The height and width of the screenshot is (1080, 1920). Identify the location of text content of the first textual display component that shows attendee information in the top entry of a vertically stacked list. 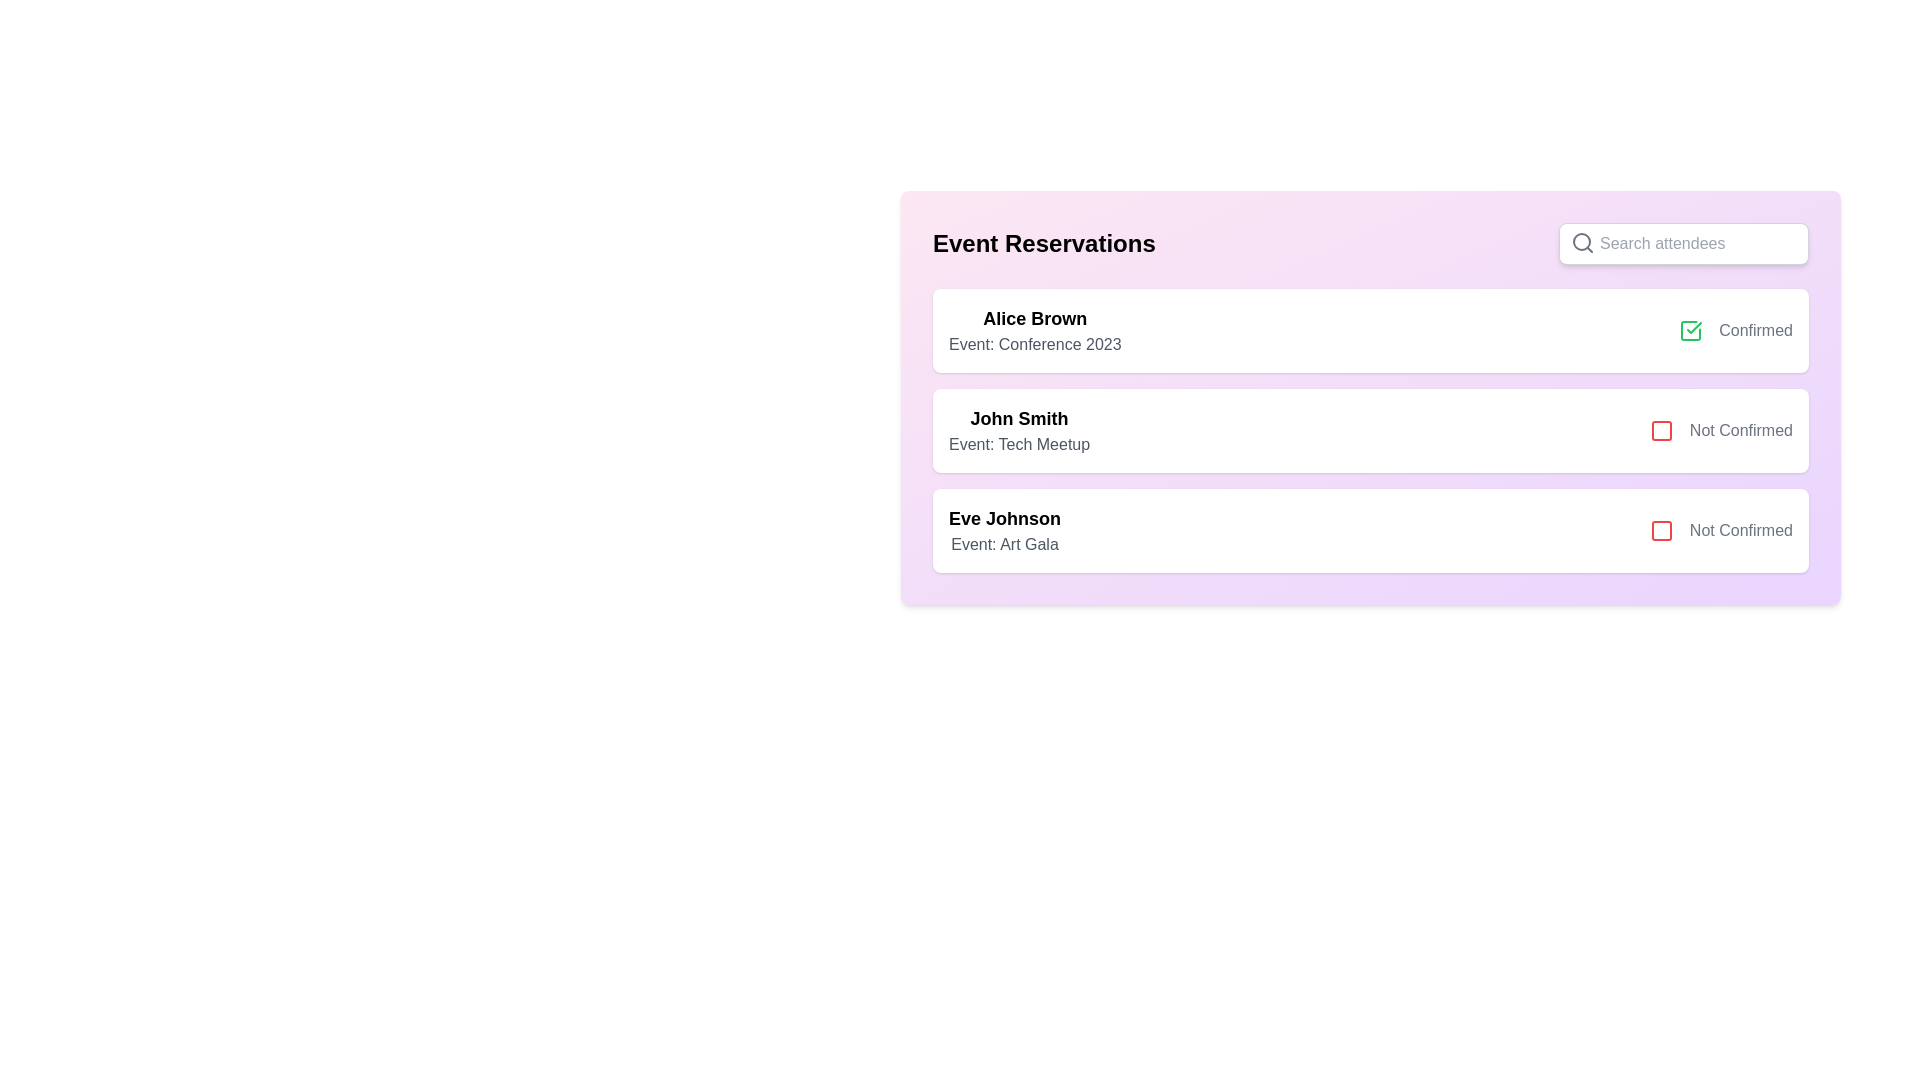
(1035, 330).